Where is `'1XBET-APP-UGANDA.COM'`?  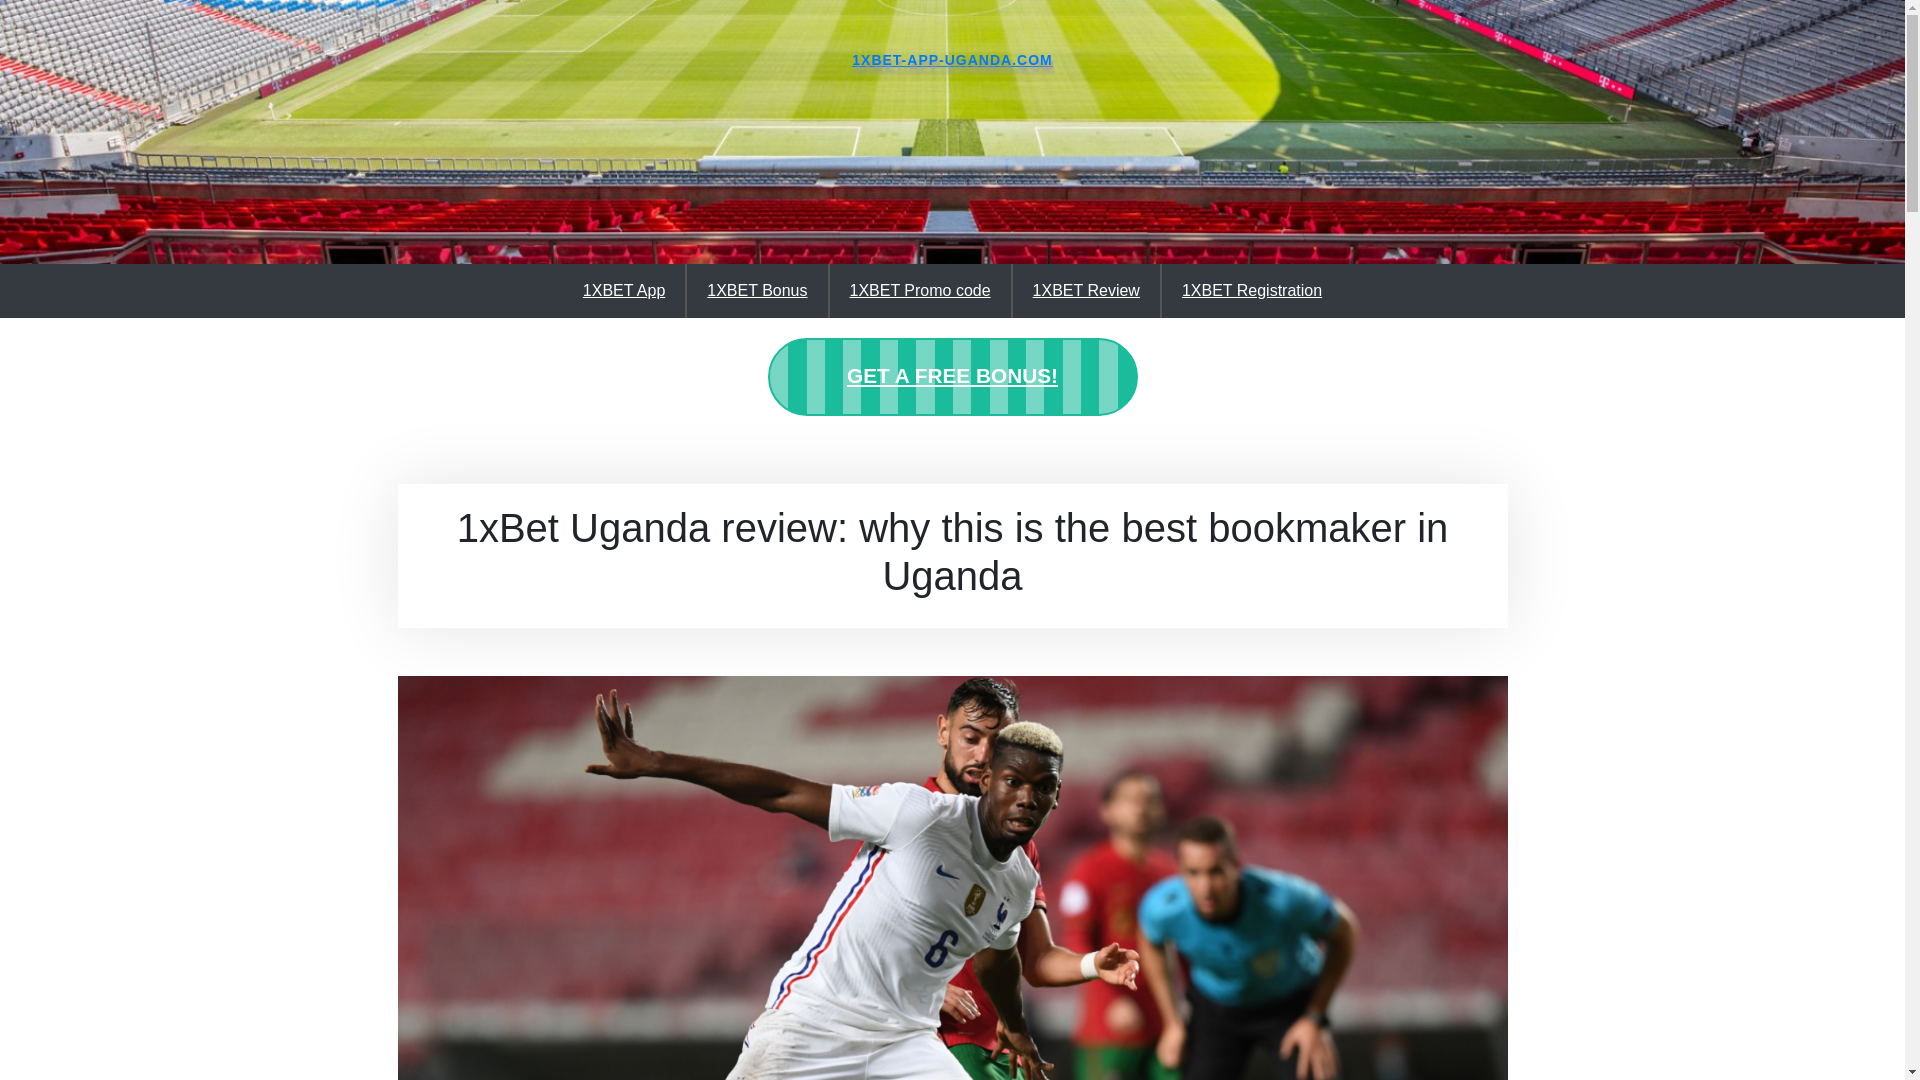 '1XBET-APP-UGANDA.COM' is located at coordinates (851, 59).